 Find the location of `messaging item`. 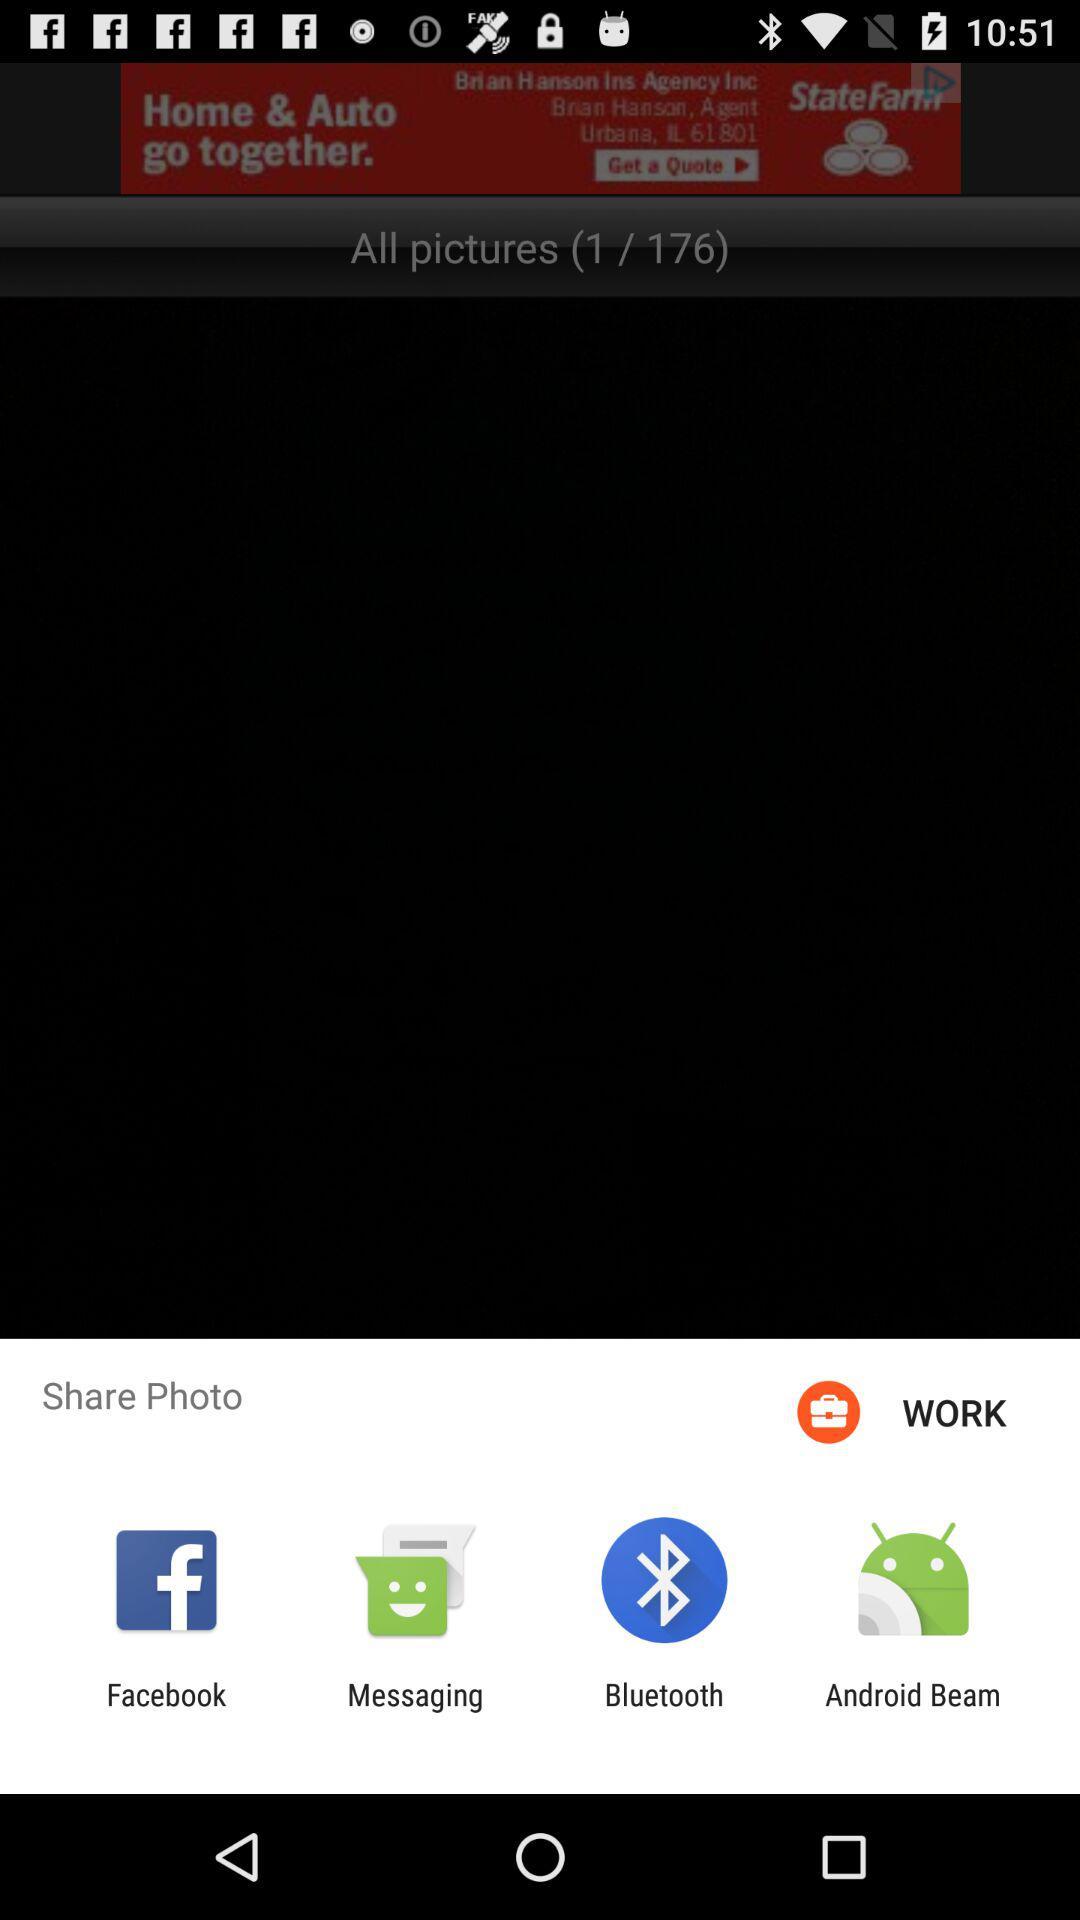

messaging item is located at coordinates (414, 1711).